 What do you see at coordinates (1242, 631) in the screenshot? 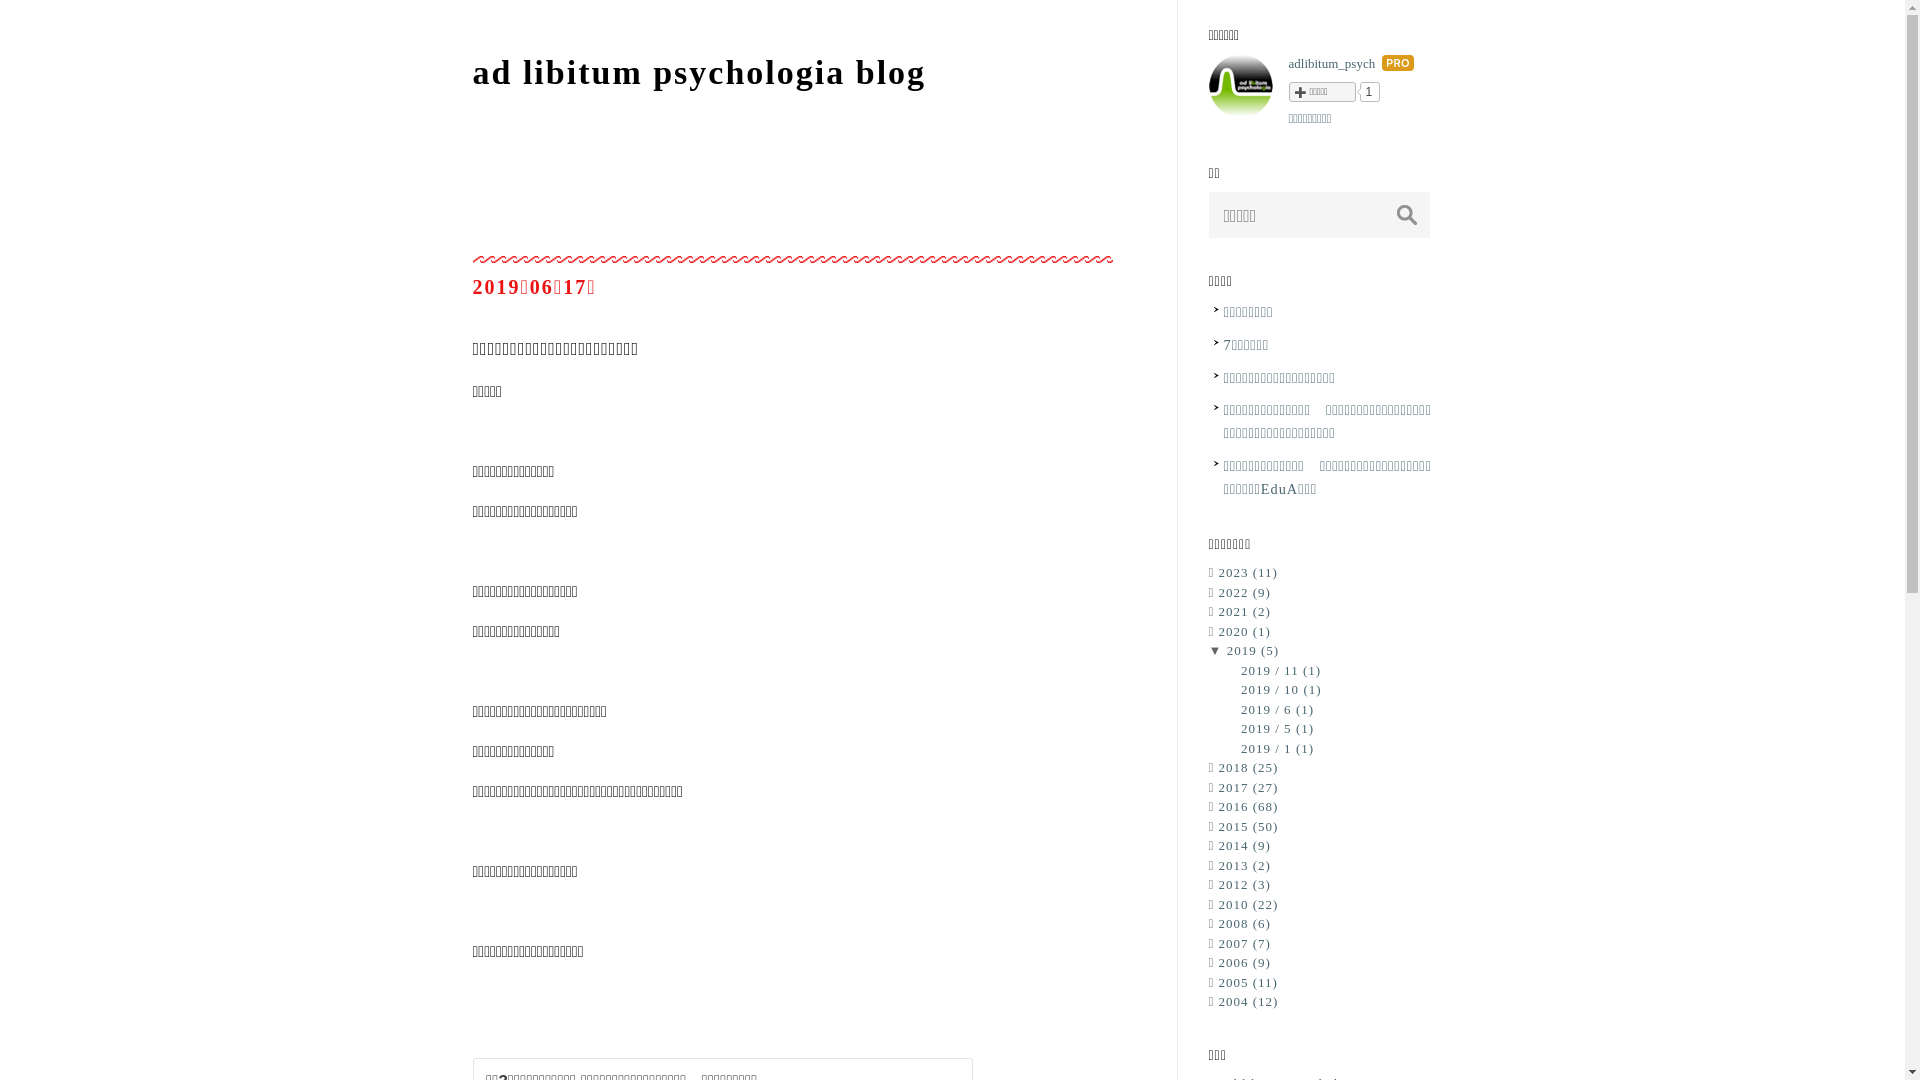
I see `'2020 (1)'` at bounding box center [1242, 631].